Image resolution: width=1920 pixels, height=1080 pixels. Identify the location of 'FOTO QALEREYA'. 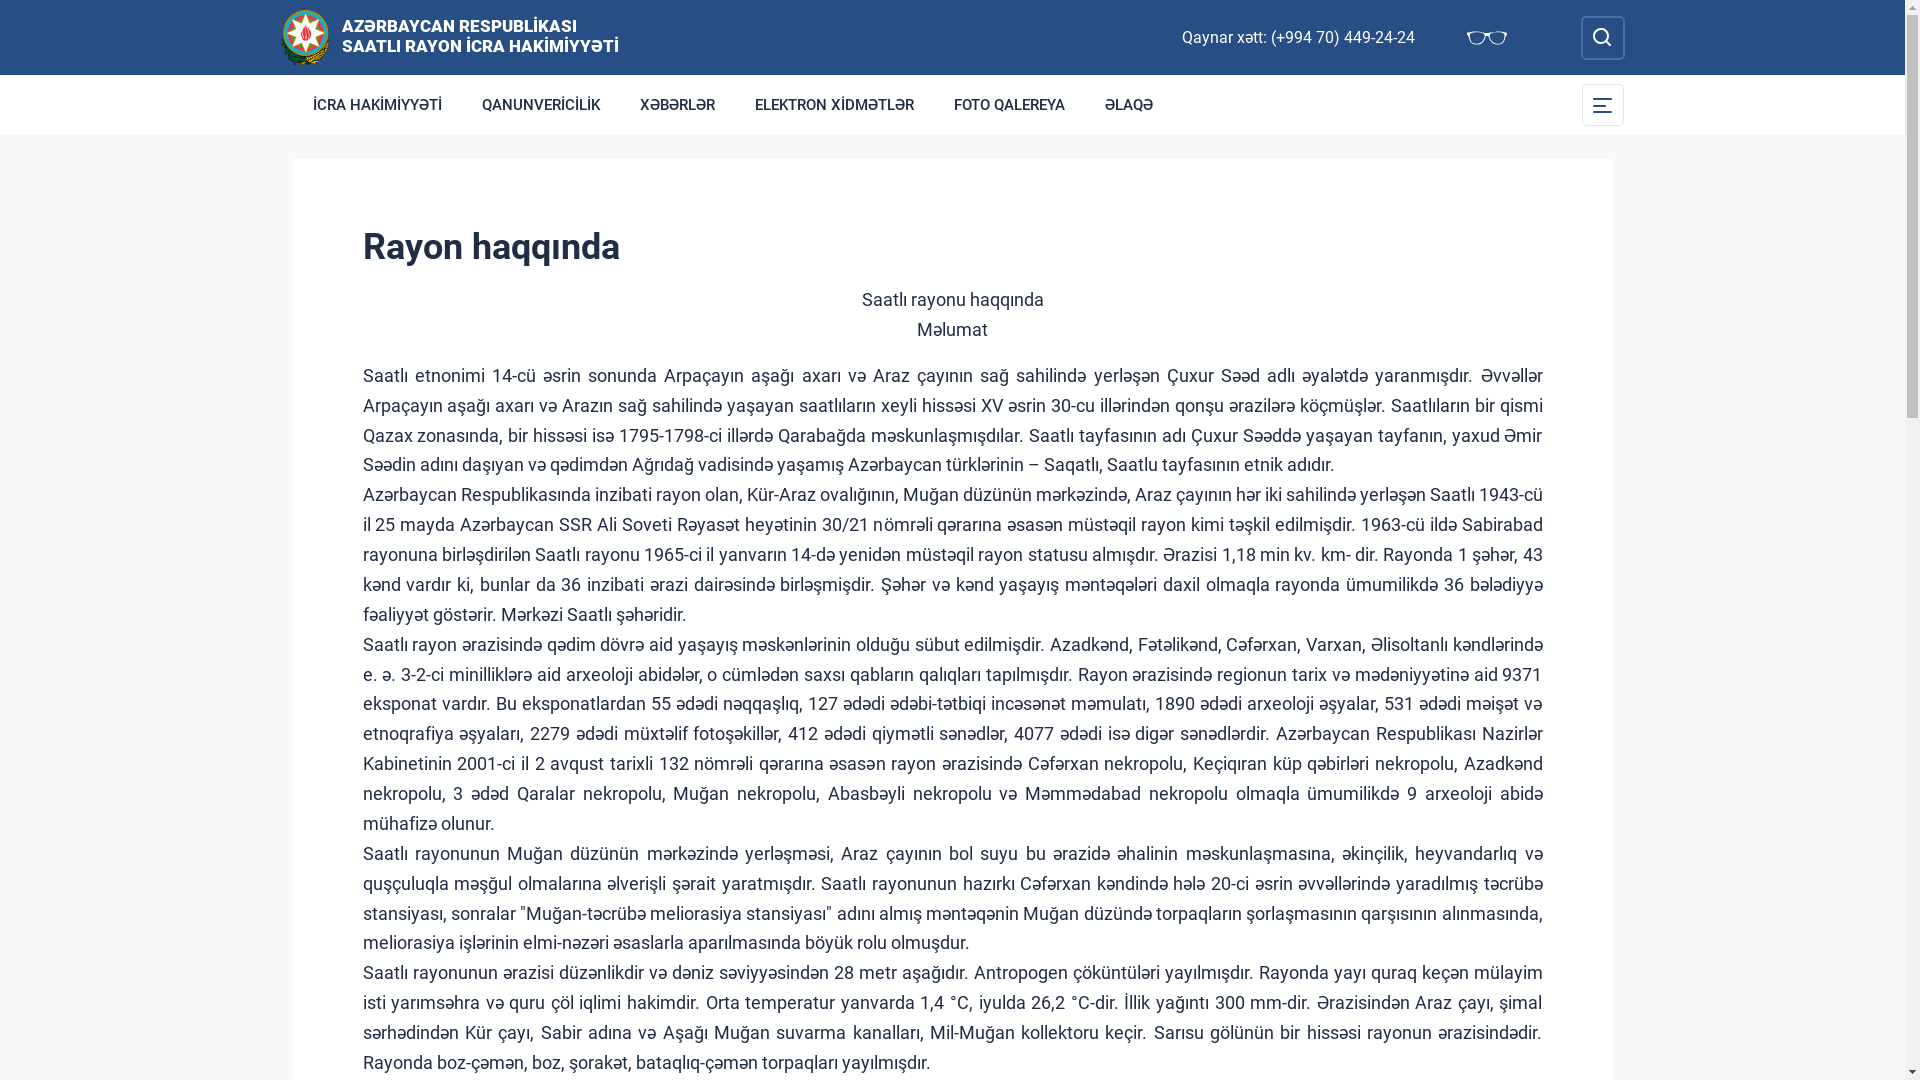
(1009, 104).